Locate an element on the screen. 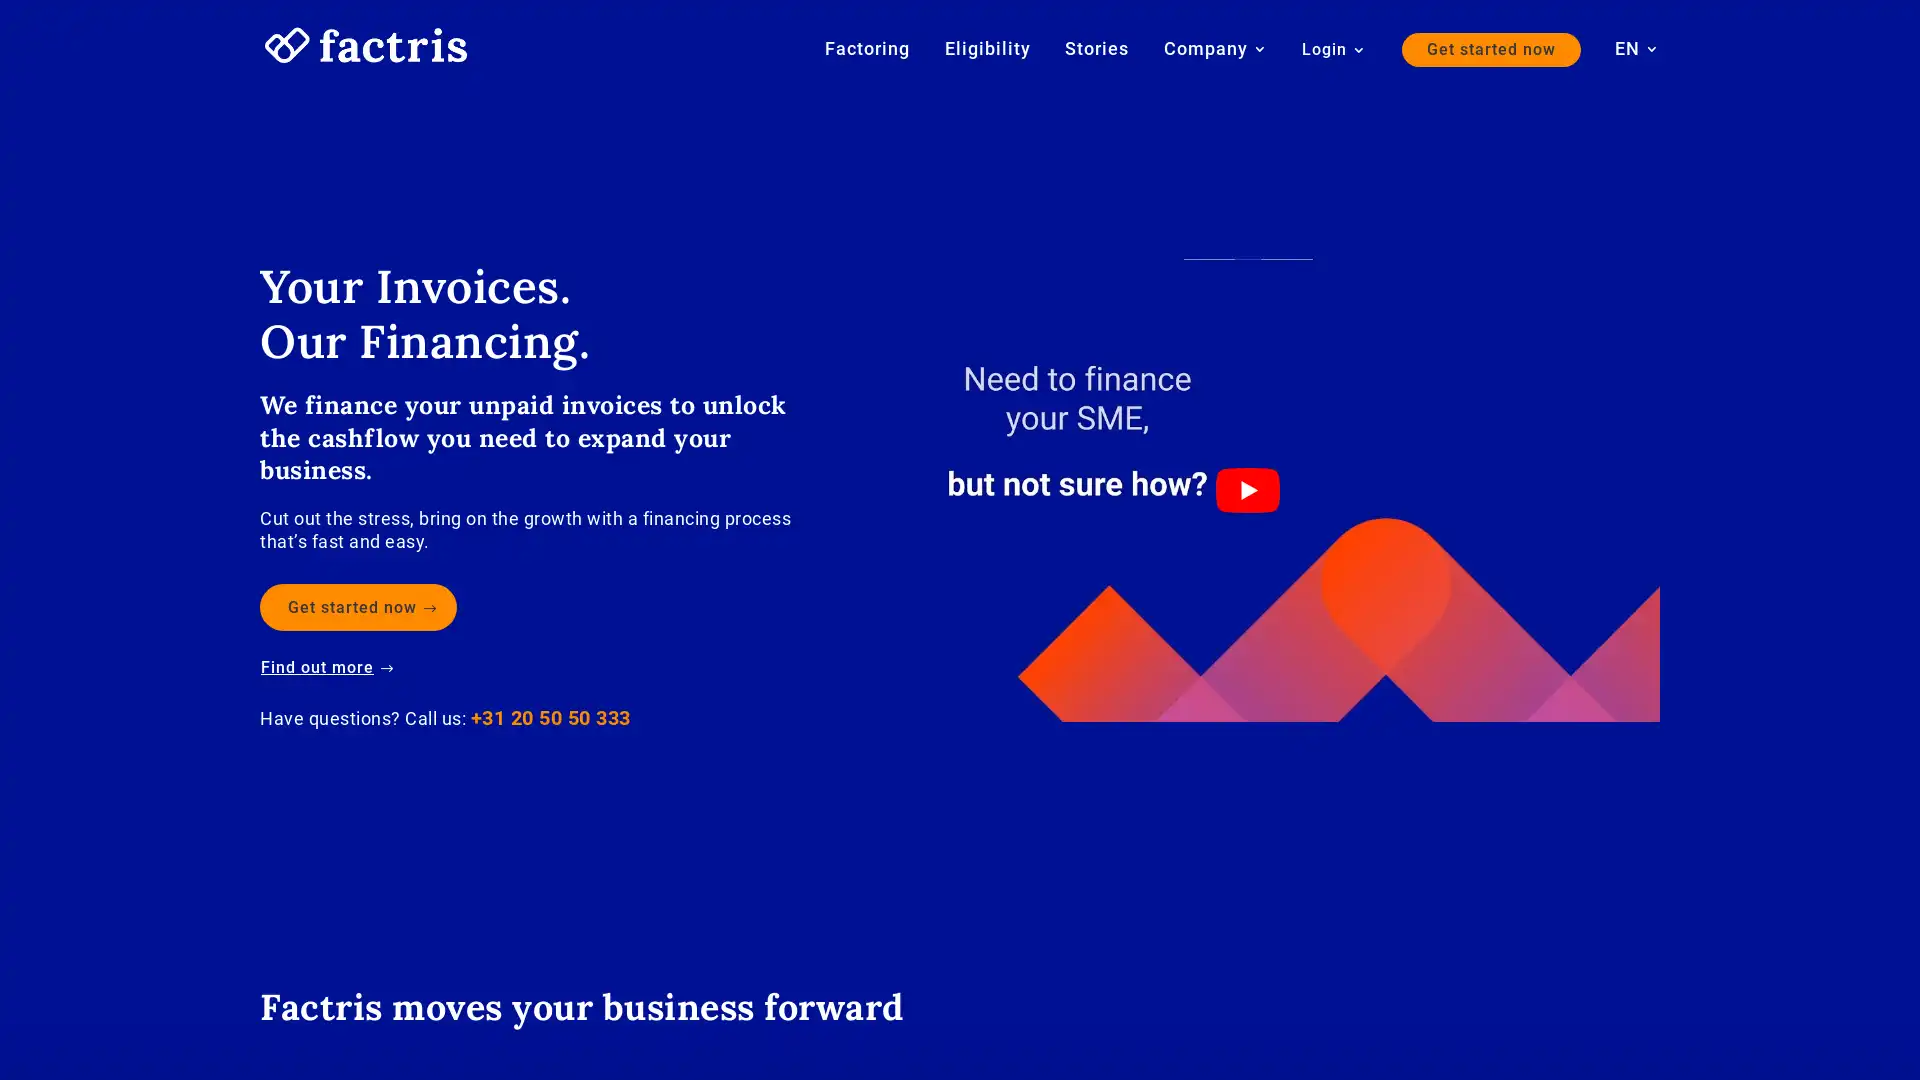 This screenshot has width=1920, height=1080. play Youtube video is located at coordinates (1246, 489).